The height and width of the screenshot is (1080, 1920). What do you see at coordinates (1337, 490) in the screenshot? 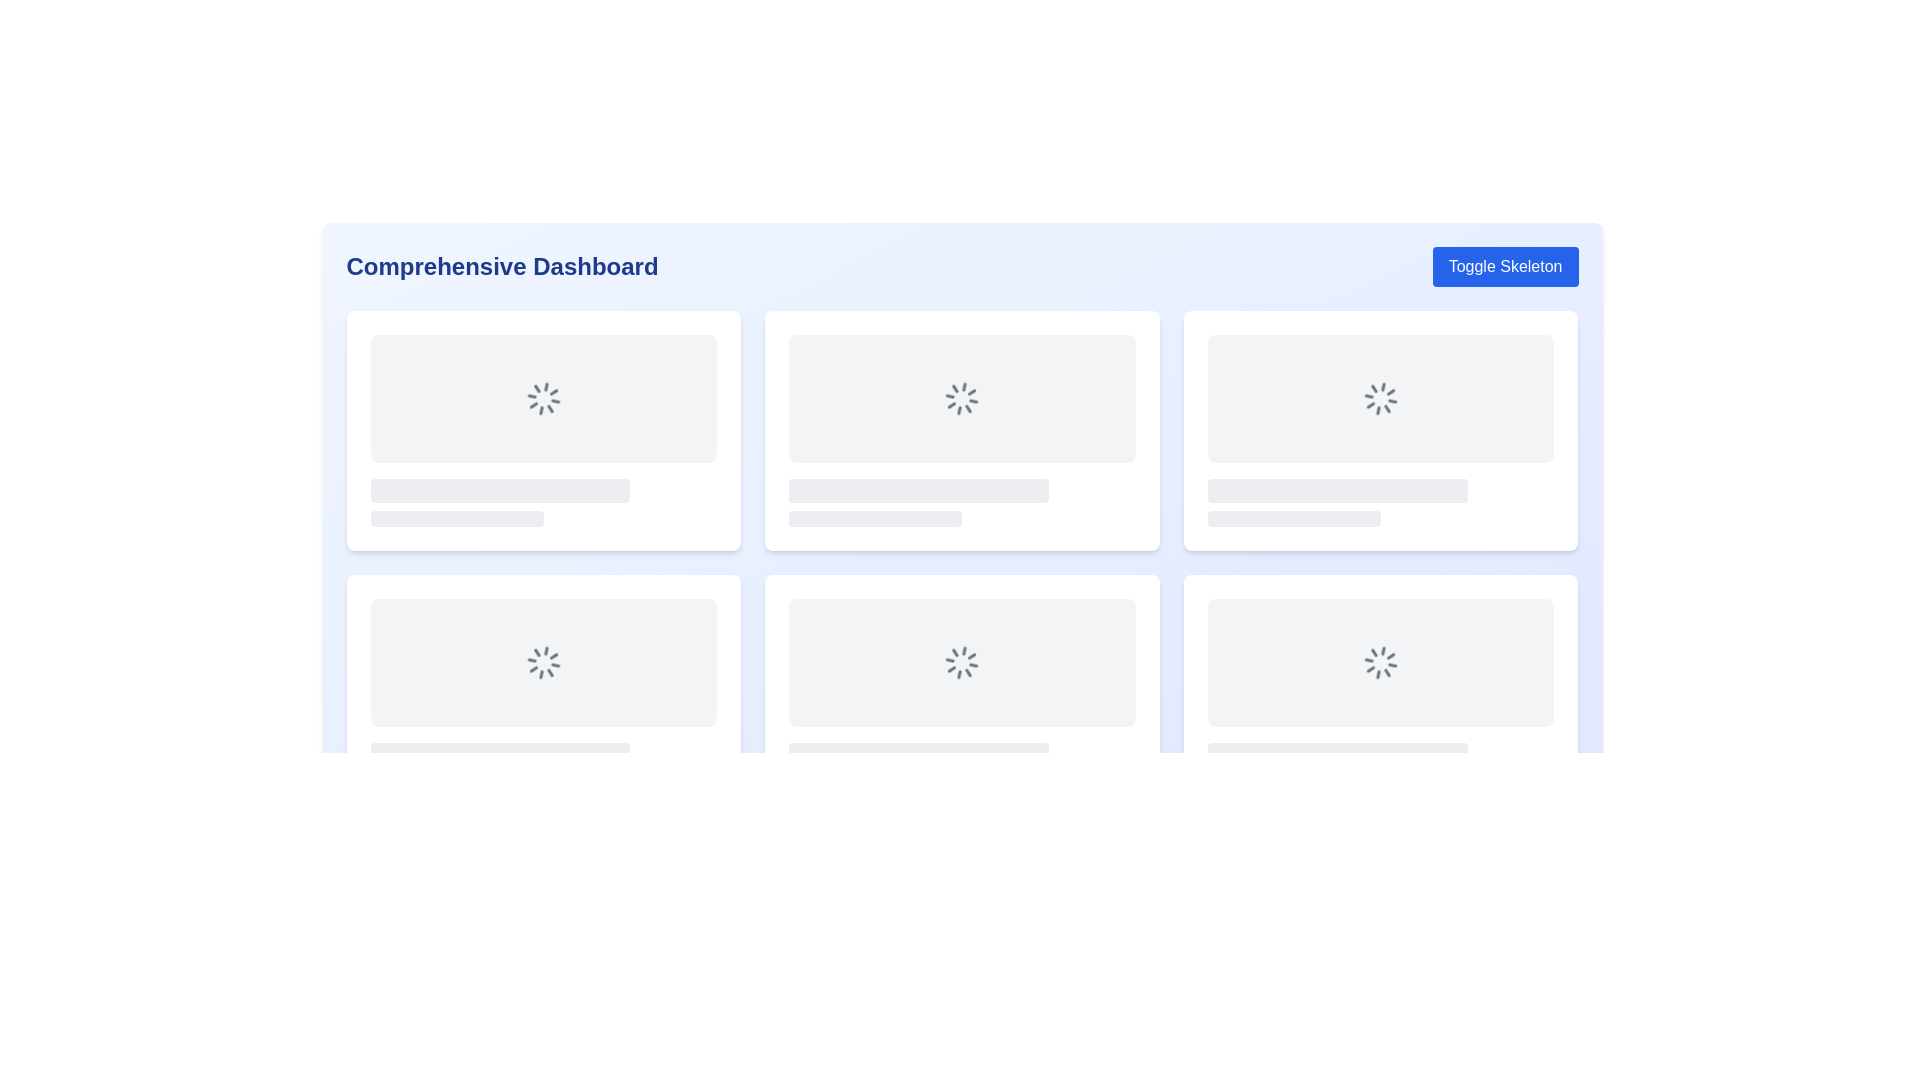
I see `the Skeleton loader element located in the top row of the third card from the left in the top-right section of the interface` at bounding box center [1337, 490].